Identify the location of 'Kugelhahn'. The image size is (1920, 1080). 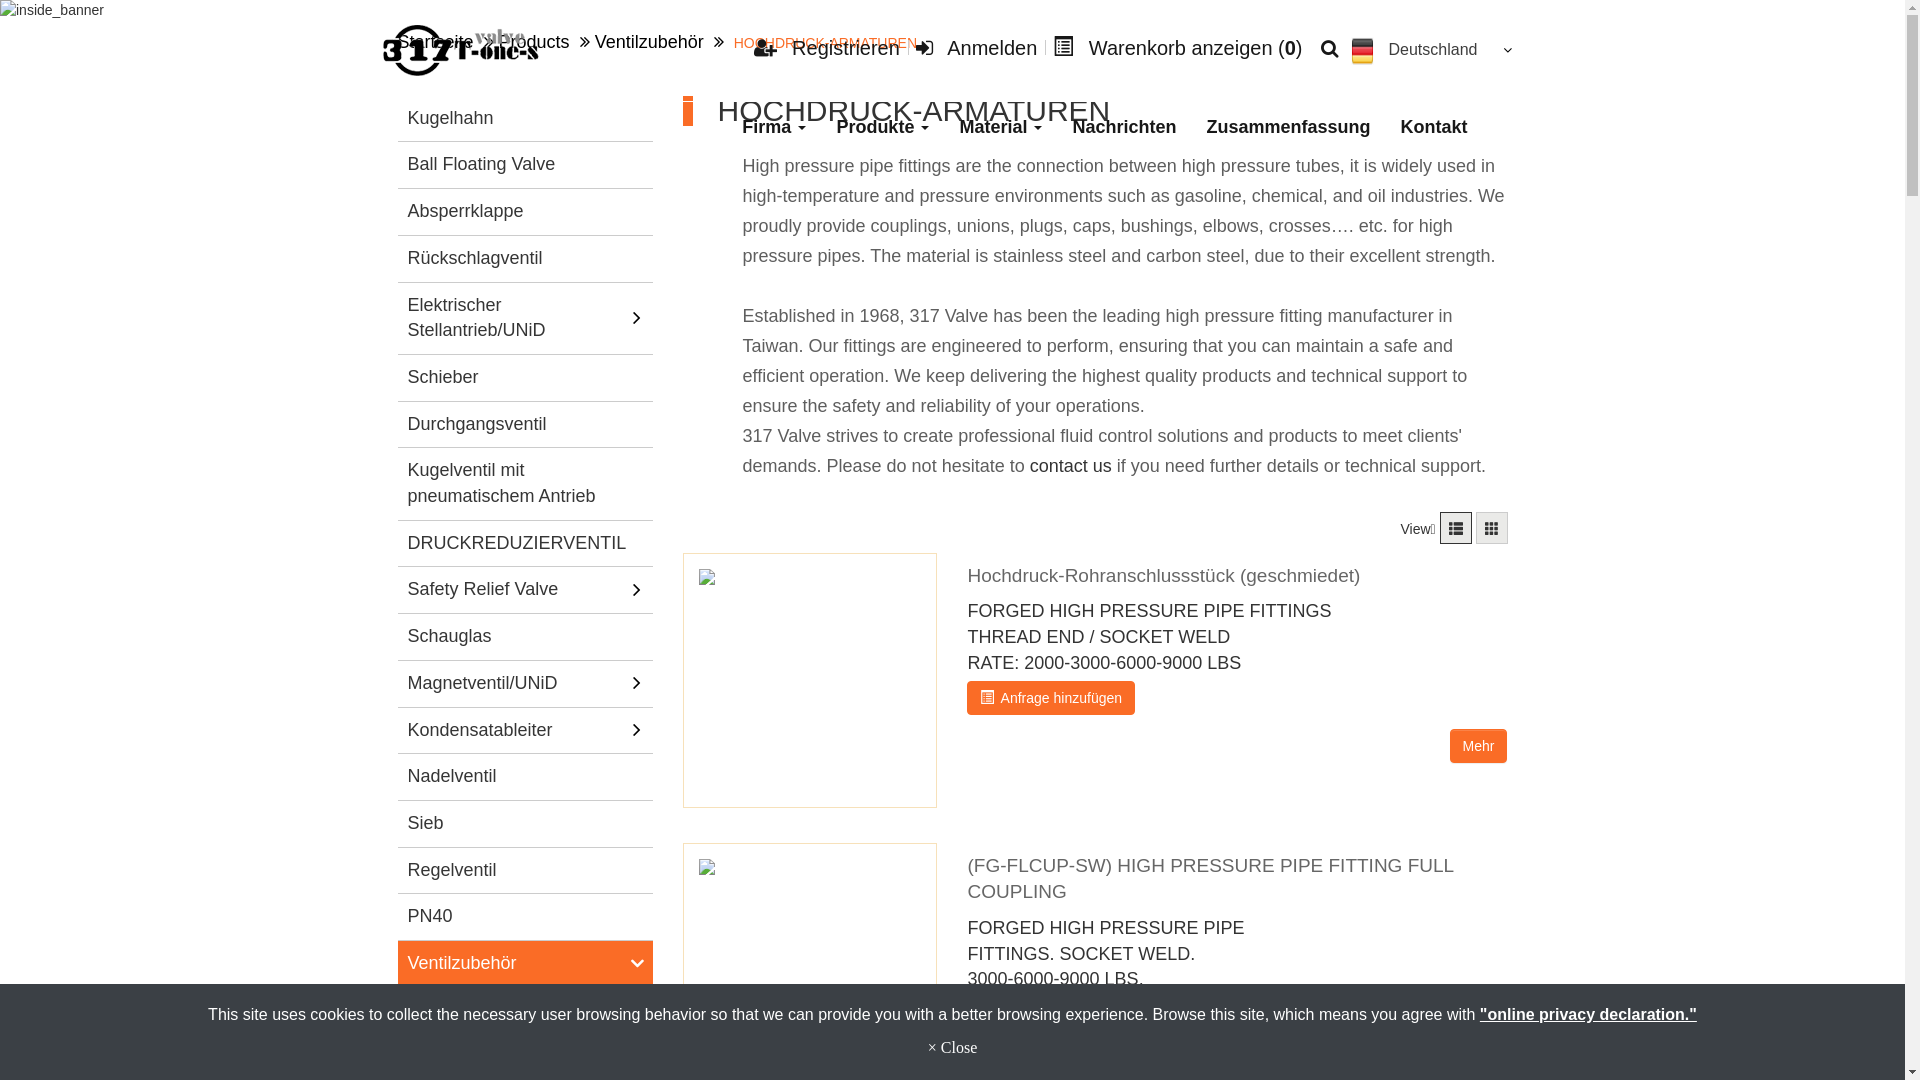
(524, 119).